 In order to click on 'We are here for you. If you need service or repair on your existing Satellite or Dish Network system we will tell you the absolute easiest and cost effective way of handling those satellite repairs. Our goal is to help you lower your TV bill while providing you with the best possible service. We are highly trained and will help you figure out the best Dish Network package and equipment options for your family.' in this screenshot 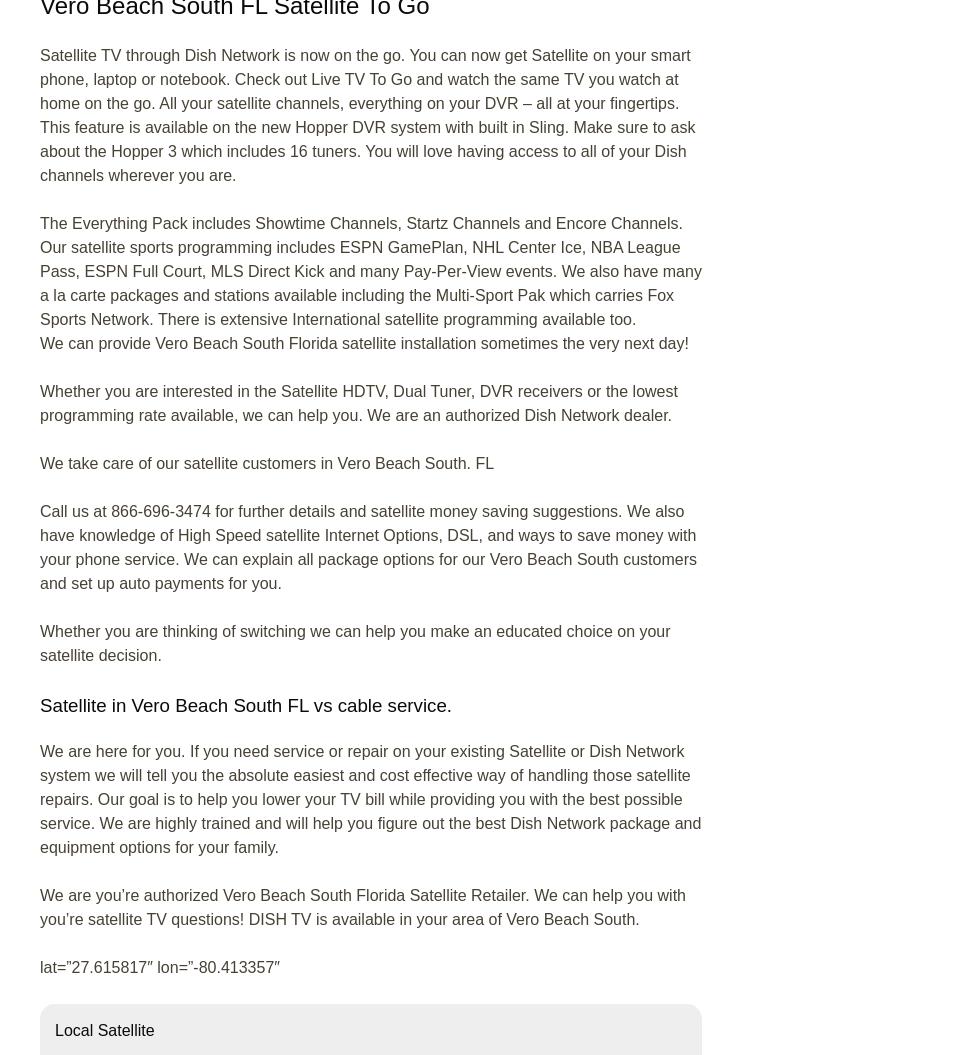, I will do `click(370, 798)`.